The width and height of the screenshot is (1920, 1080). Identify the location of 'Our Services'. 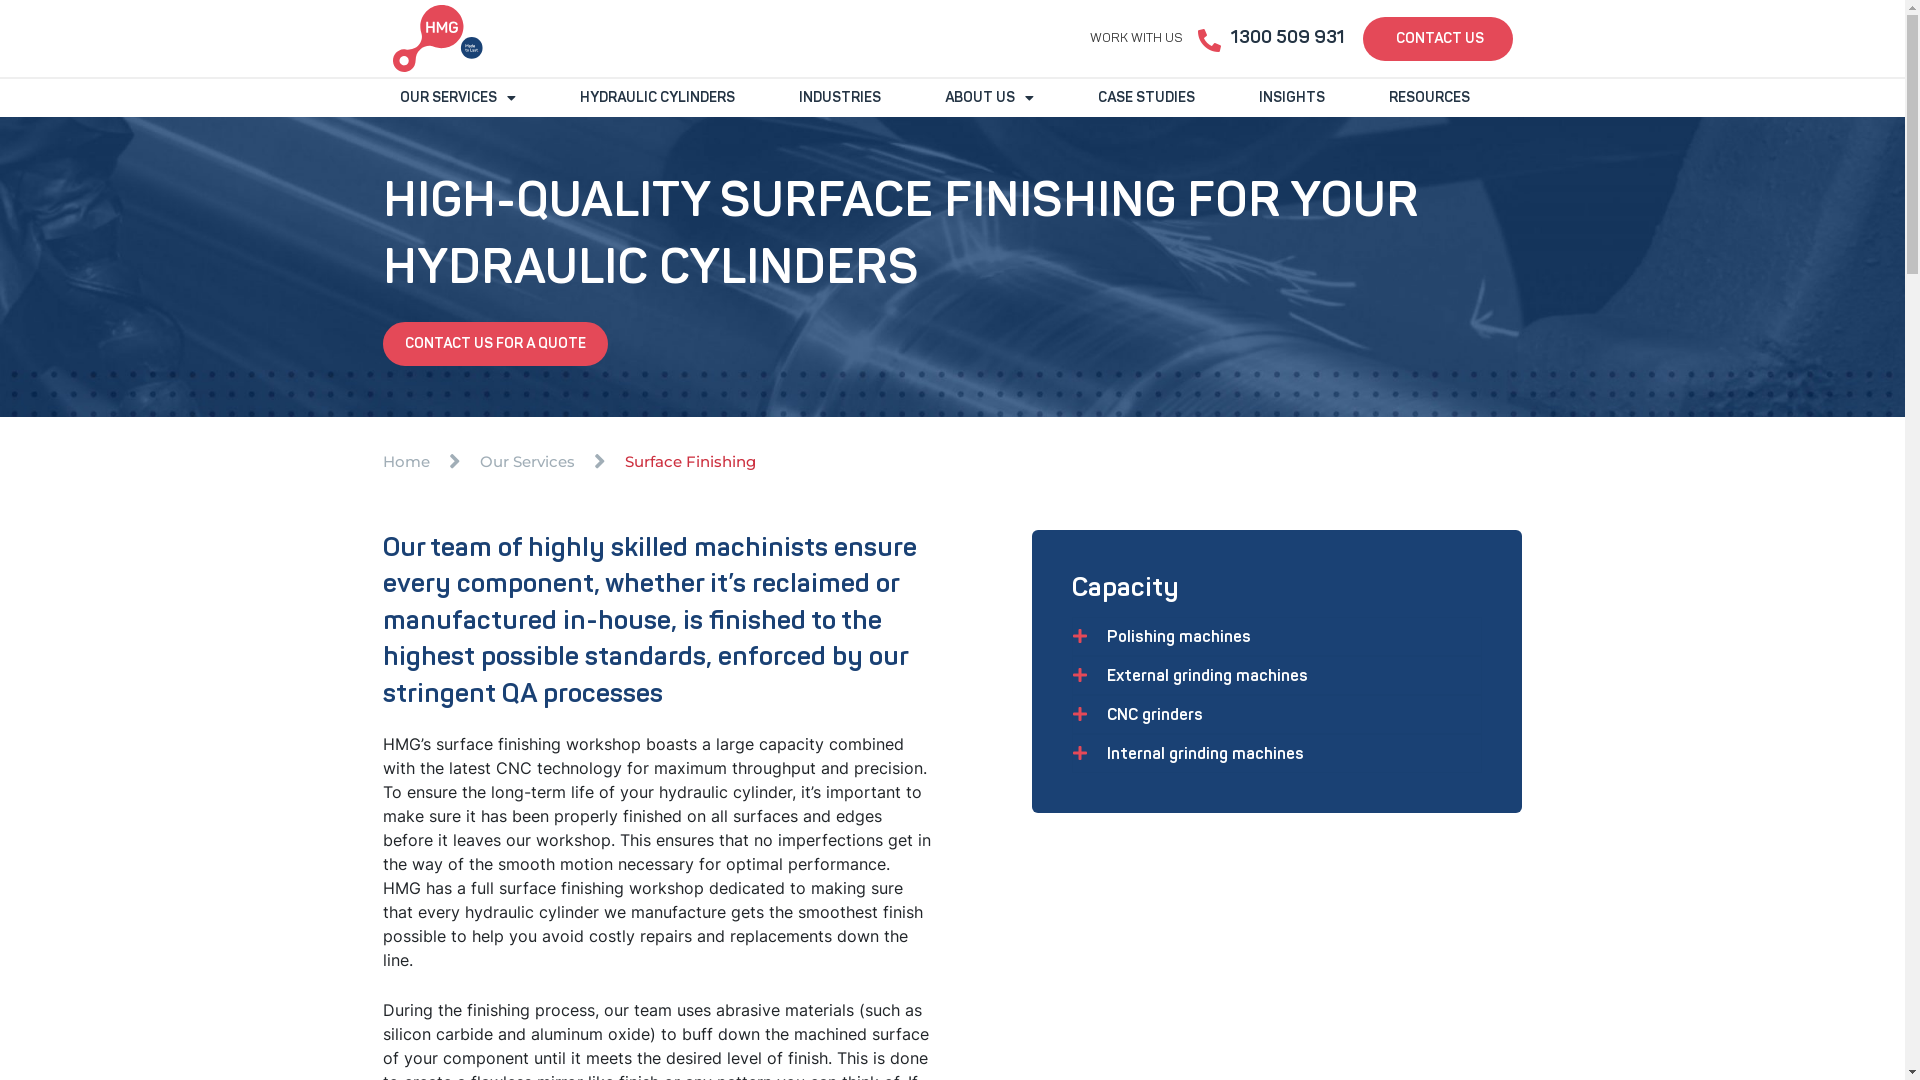
(527, 461).